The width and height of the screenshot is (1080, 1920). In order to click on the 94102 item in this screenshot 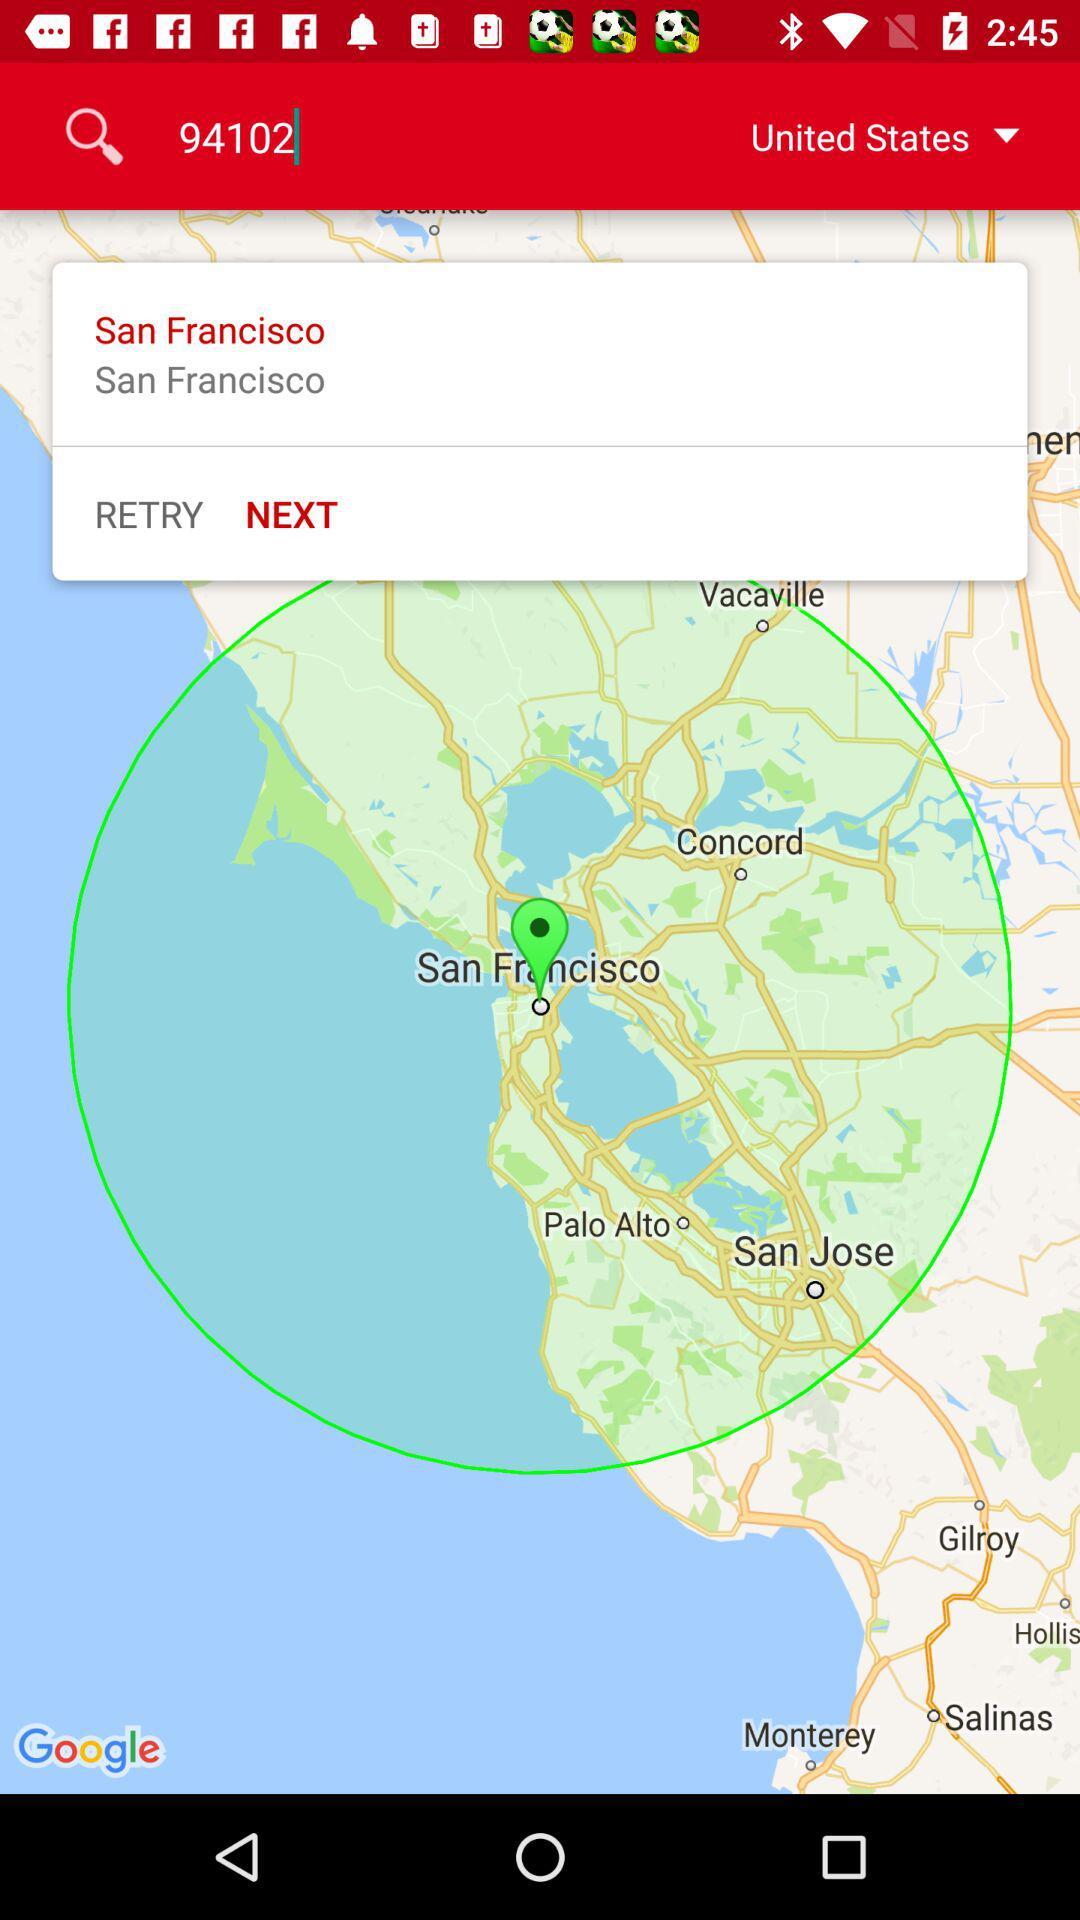, I will do `click(407, 135)`.